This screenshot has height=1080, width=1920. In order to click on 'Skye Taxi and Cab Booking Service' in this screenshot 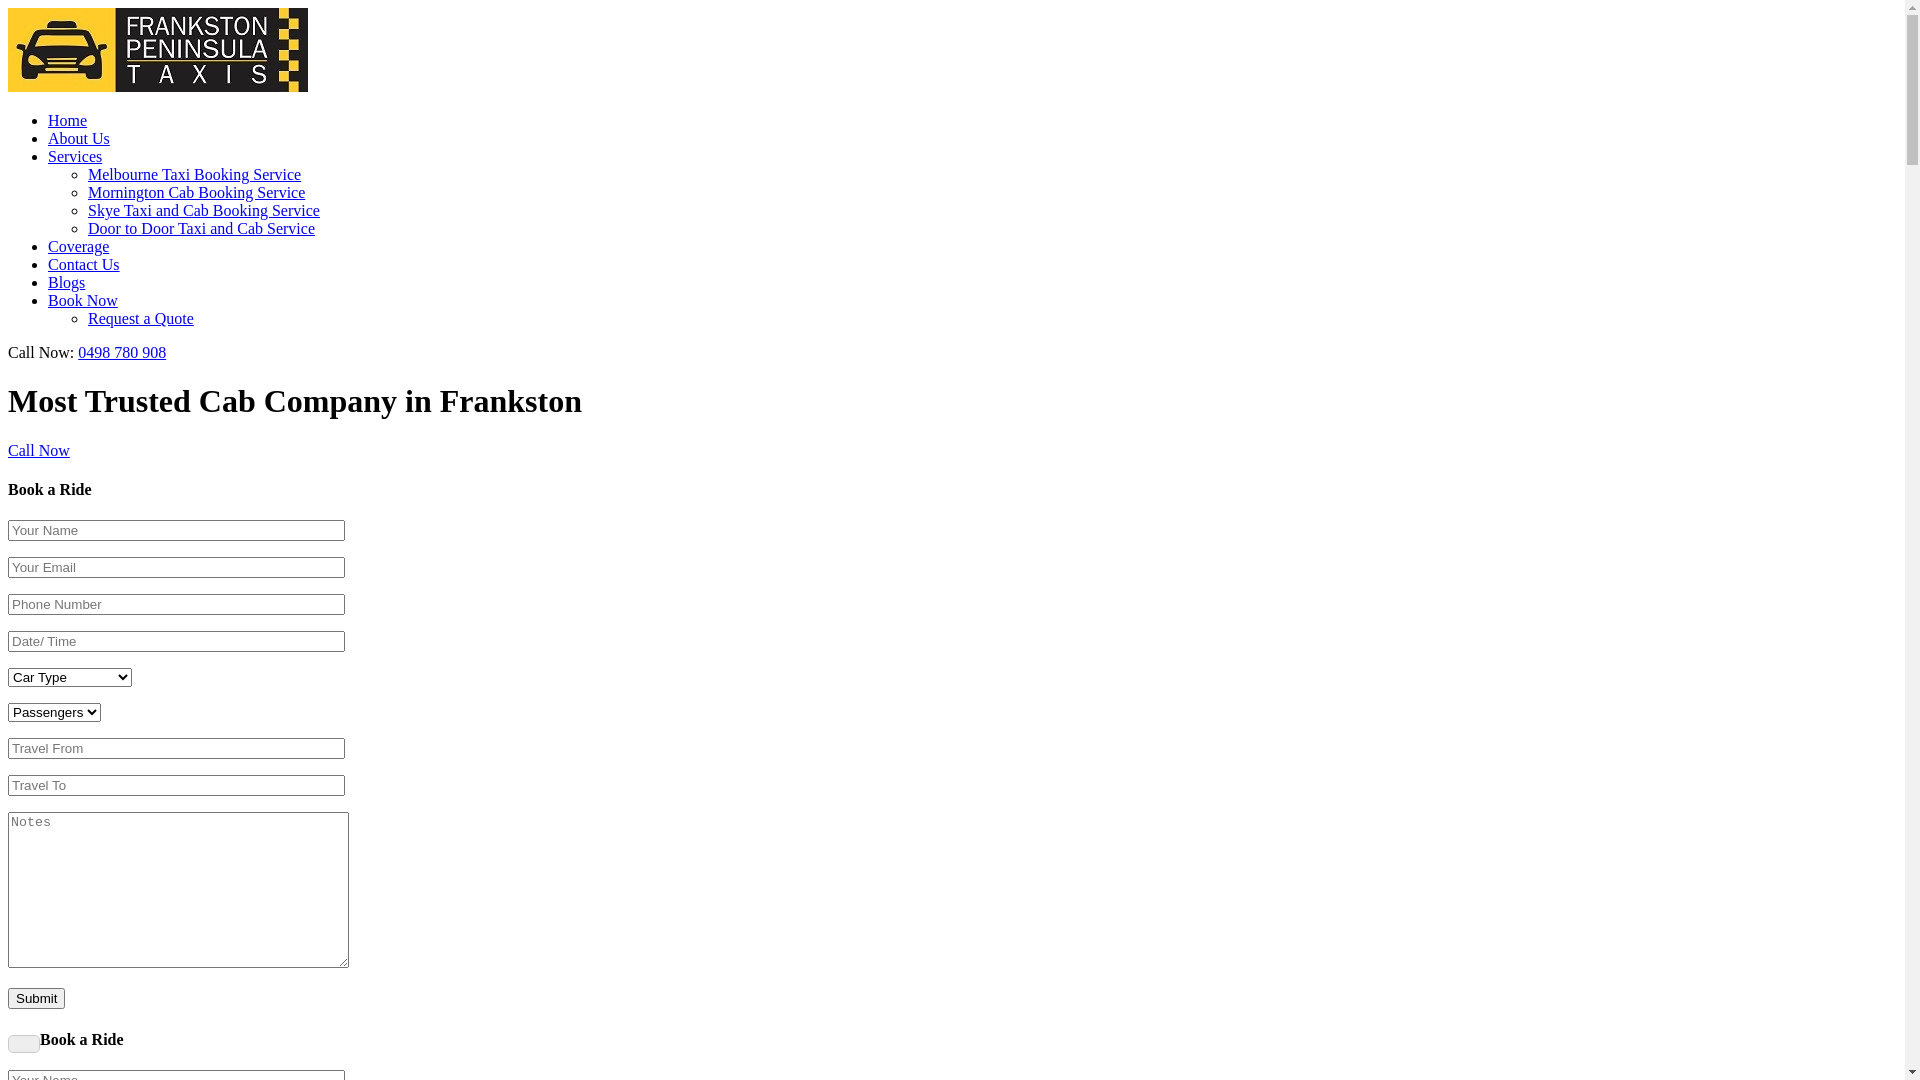, I will do `click(203, 210)`.